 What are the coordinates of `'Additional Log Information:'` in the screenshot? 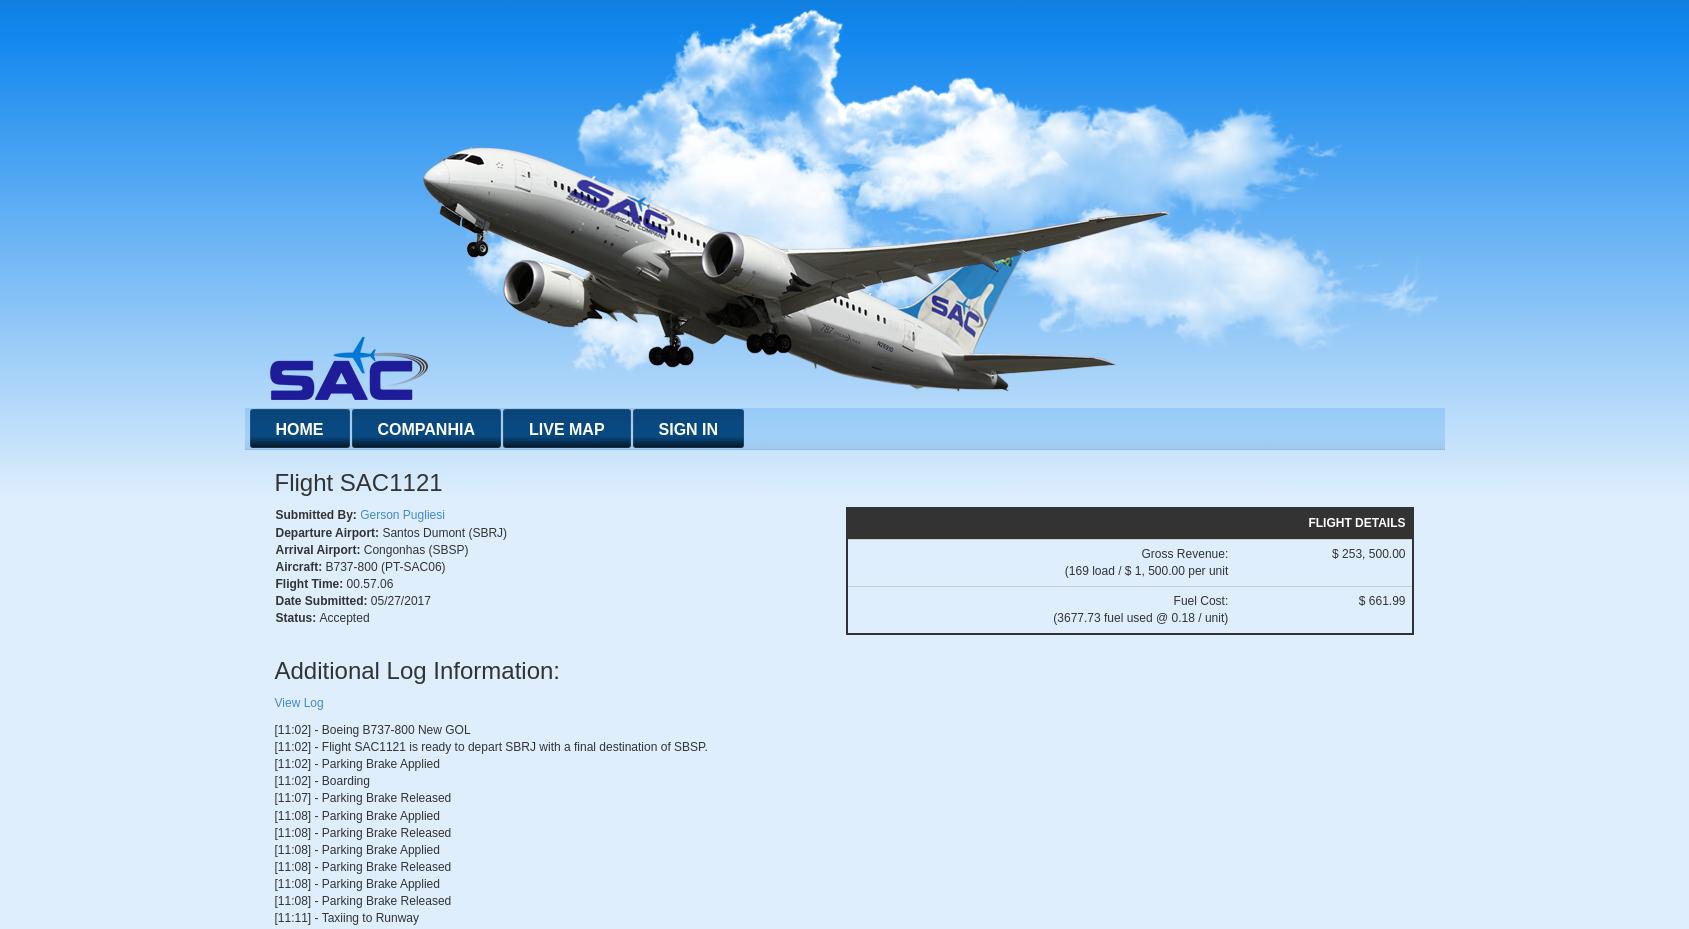 It's located at (416, 670).